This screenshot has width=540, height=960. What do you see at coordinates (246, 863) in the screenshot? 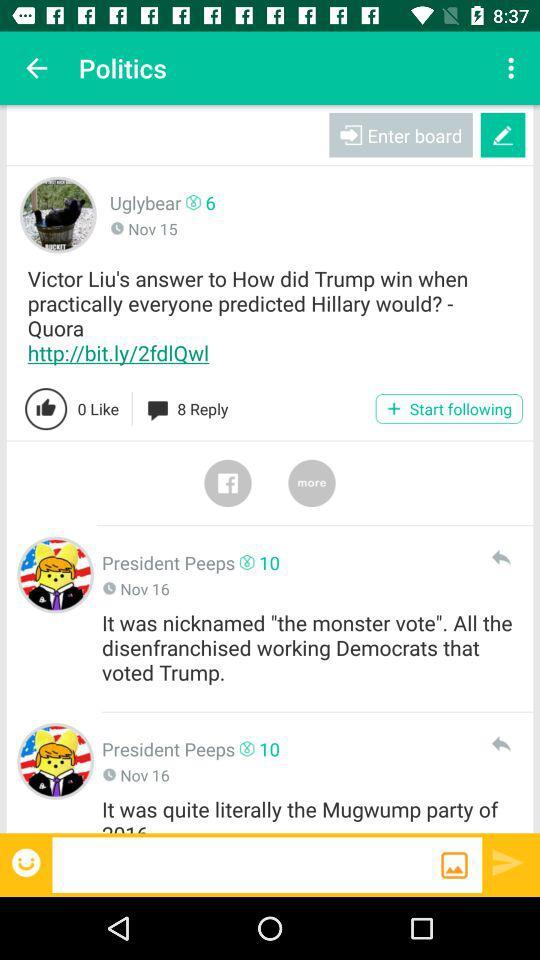
I see `type text` at bounding box center [246, 863].